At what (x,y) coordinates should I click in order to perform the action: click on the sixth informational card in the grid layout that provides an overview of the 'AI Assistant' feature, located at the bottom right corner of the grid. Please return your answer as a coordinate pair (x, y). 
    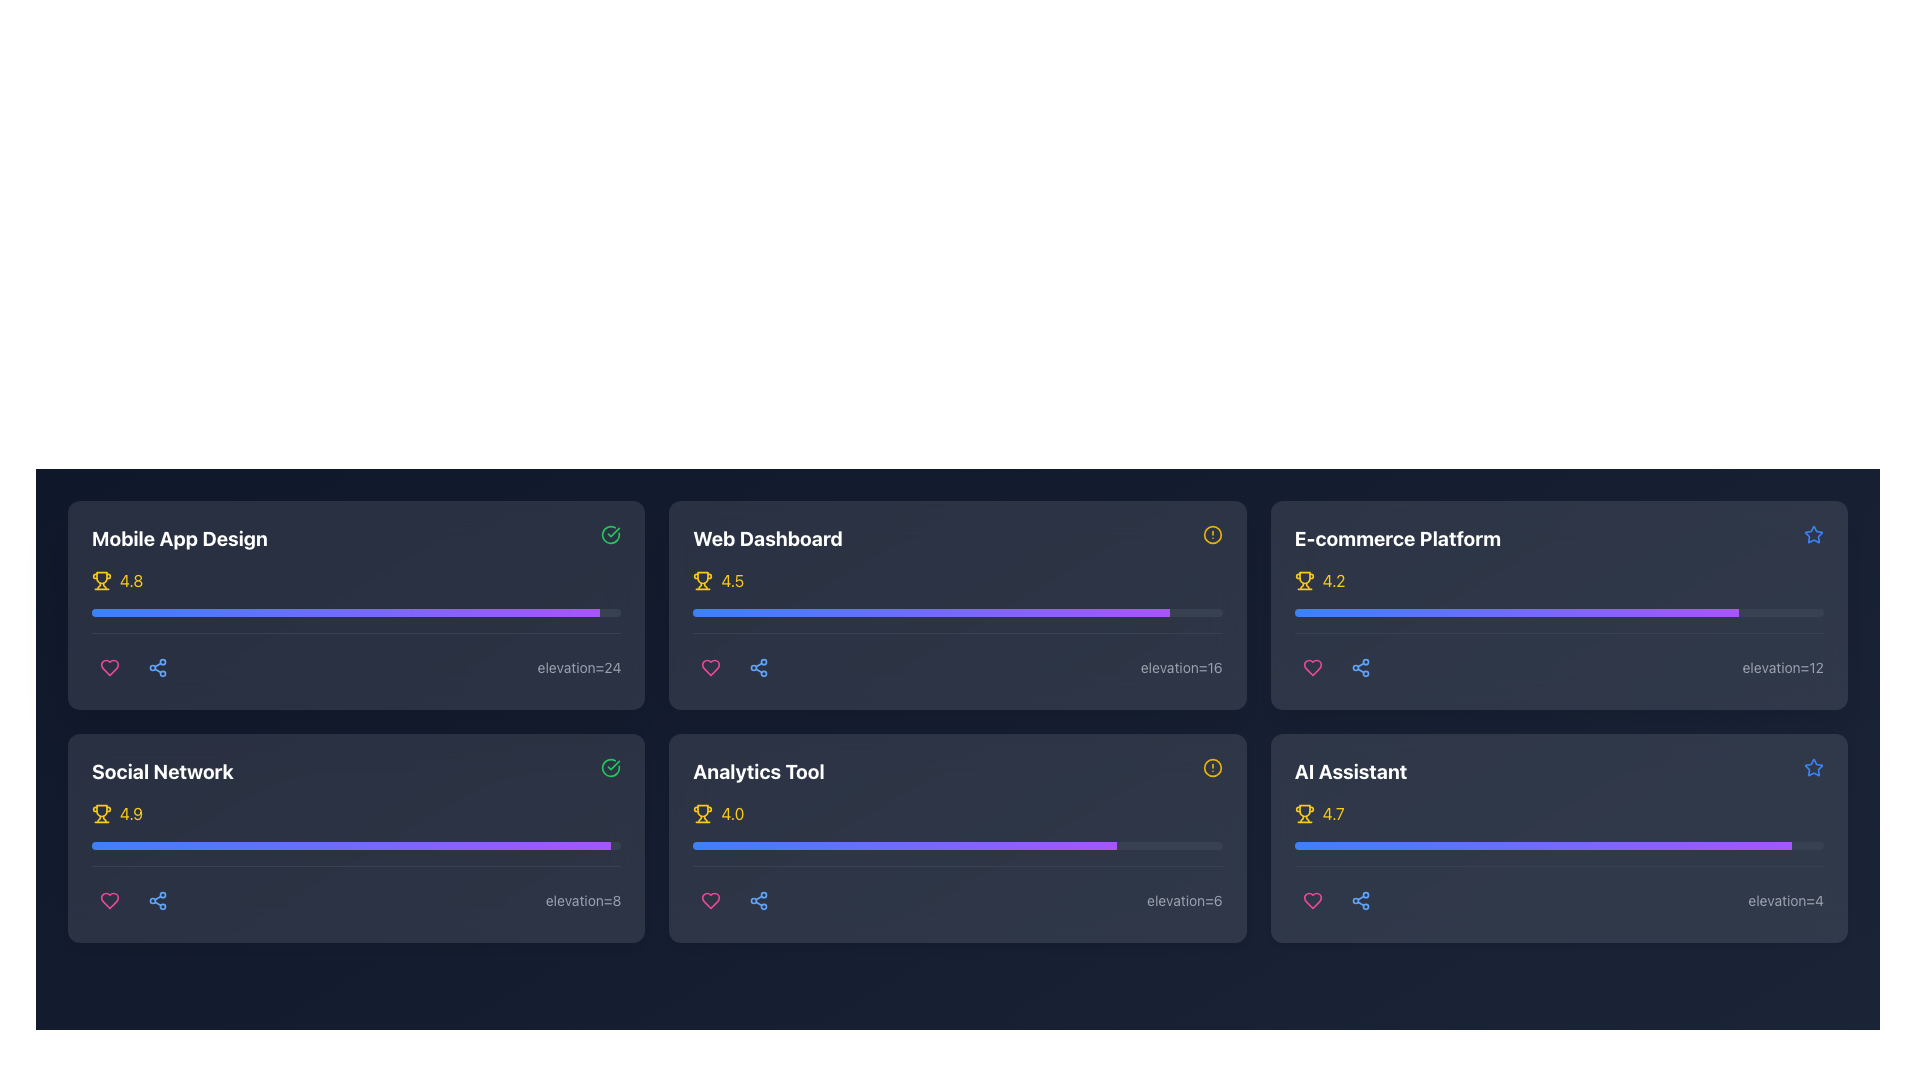
    Looking at the image, I should click on (1558, 838).